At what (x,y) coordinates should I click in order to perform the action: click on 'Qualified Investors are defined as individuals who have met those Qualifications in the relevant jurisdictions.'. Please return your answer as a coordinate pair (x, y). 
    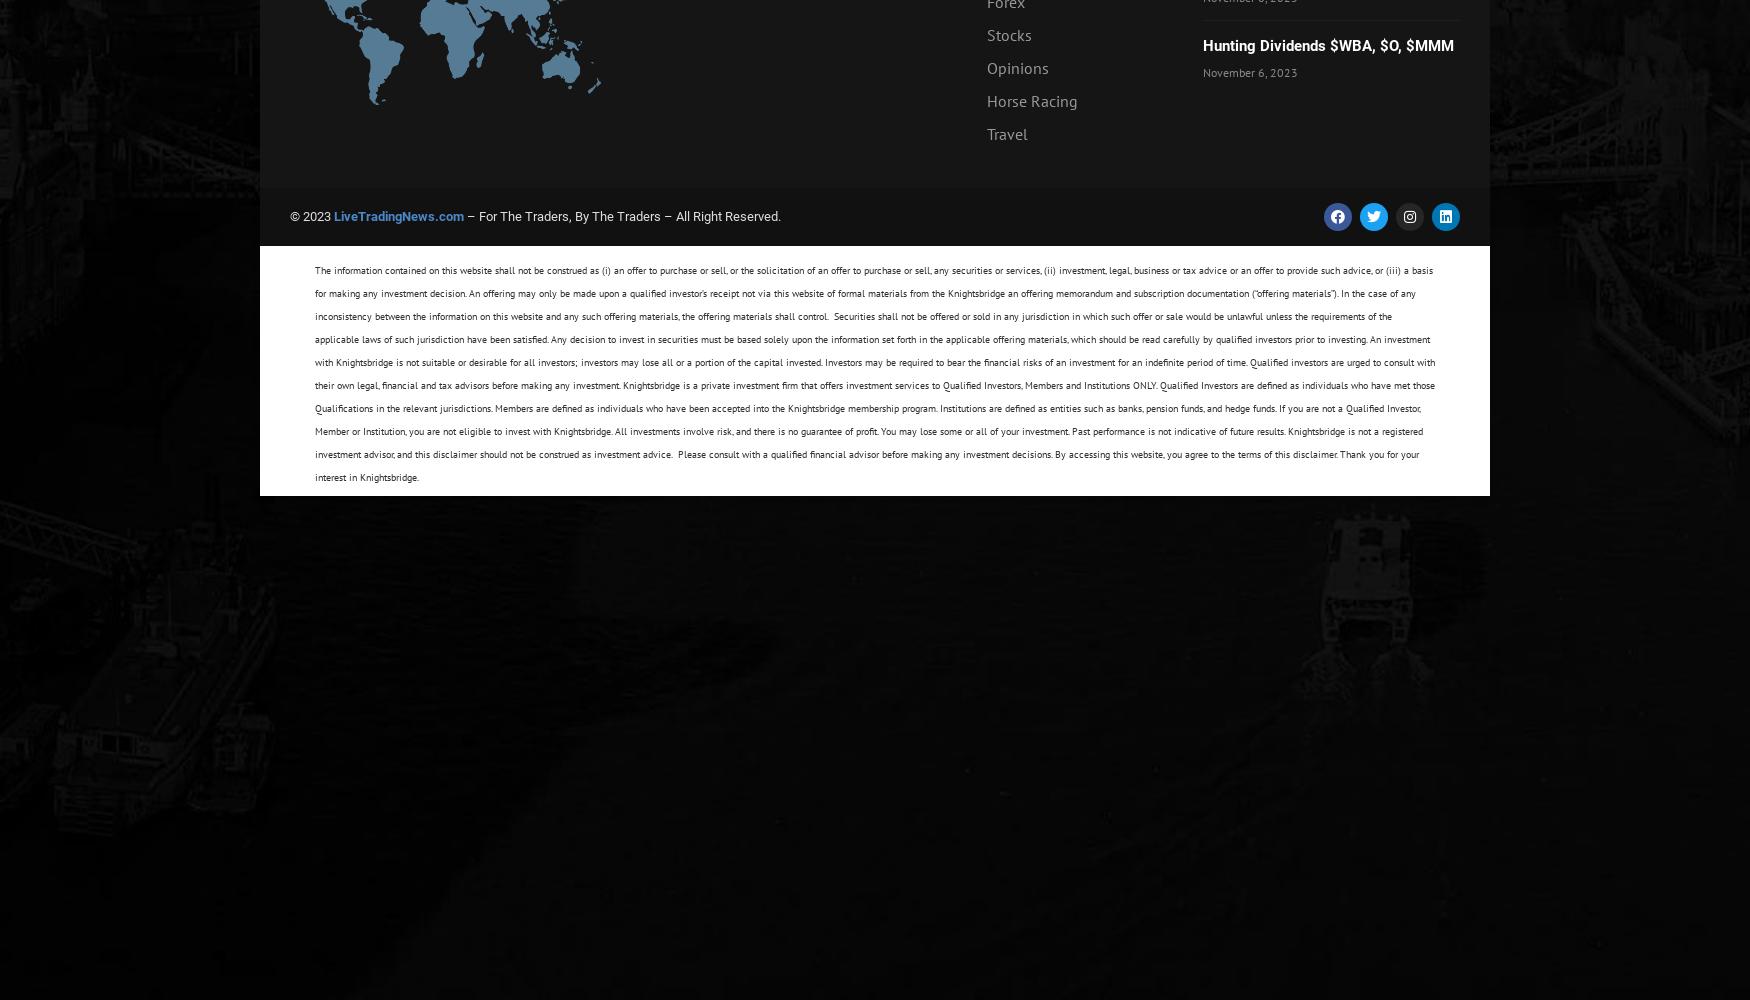
    Looking at the image, I should click on (875, 397).